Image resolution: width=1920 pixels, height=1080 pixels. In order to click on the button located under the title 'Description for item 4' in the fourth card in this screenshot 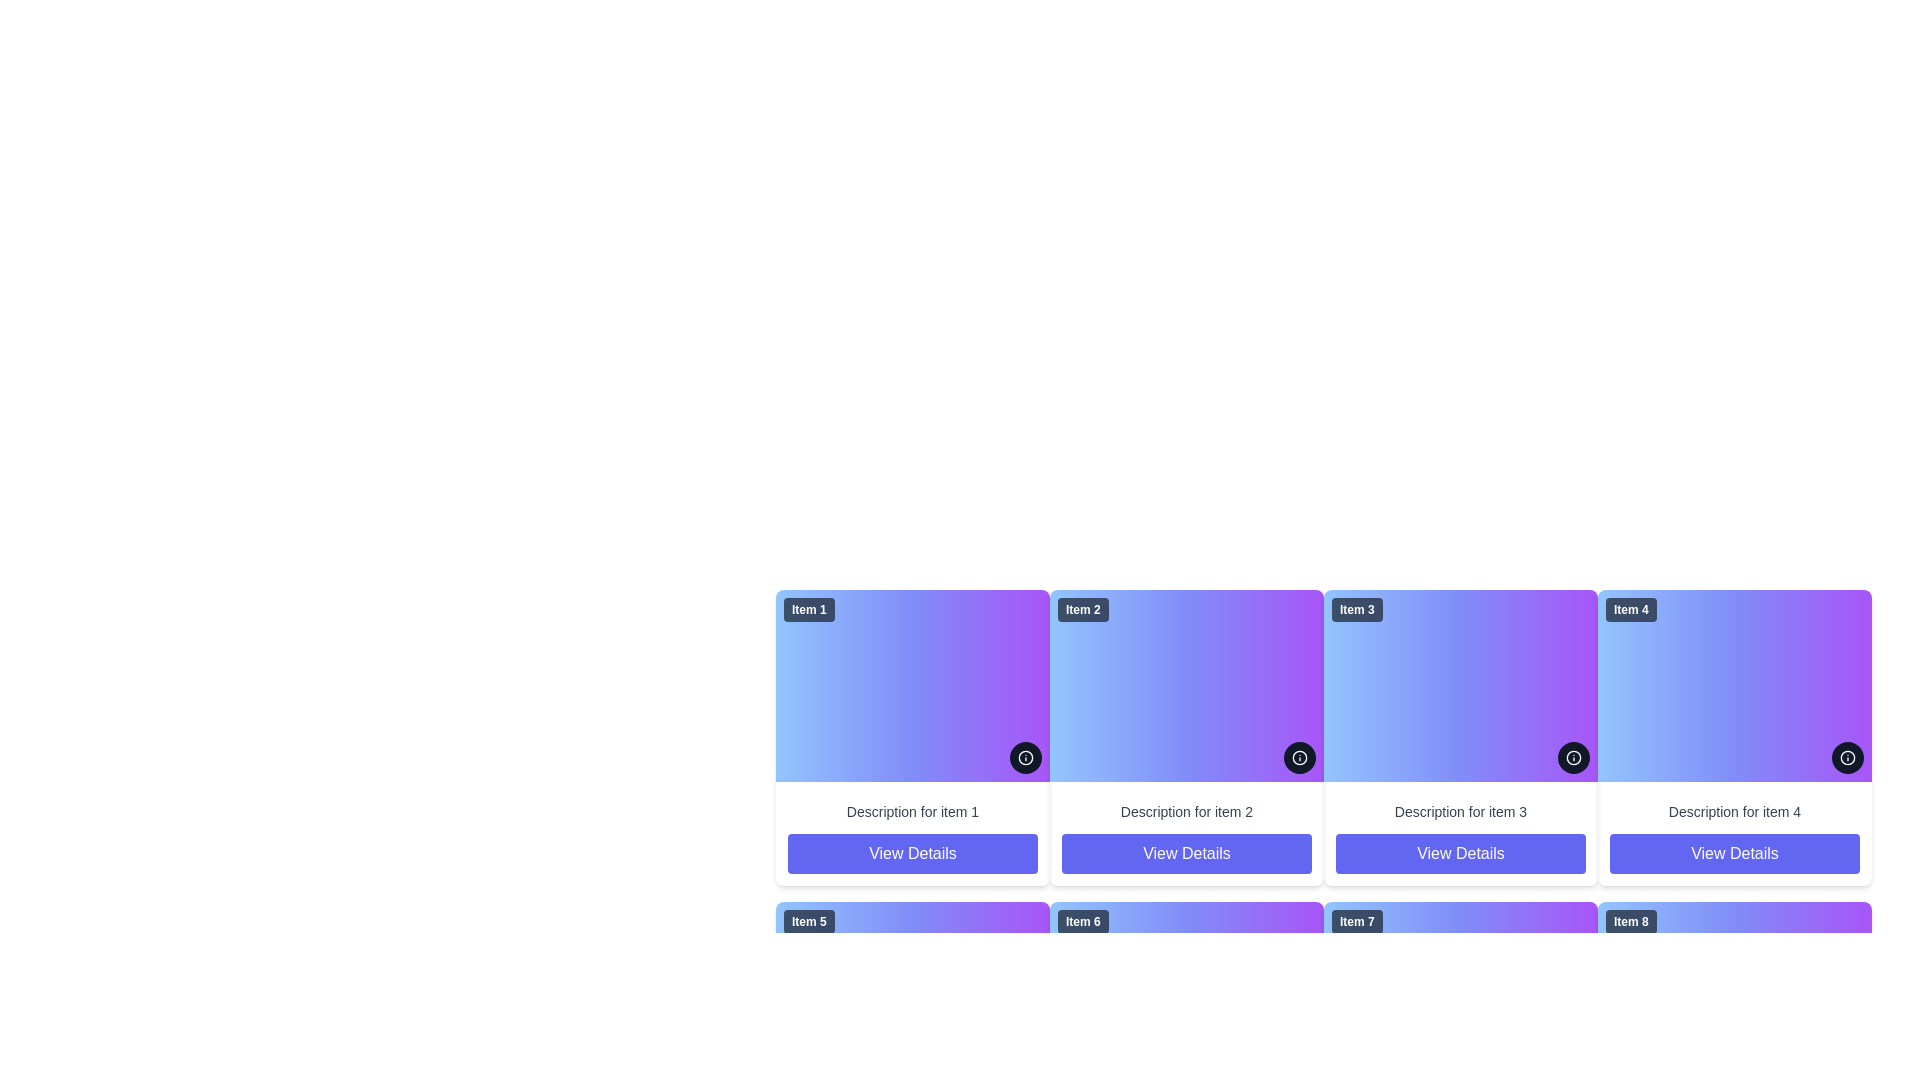, I will do `click(1733, 853)`.